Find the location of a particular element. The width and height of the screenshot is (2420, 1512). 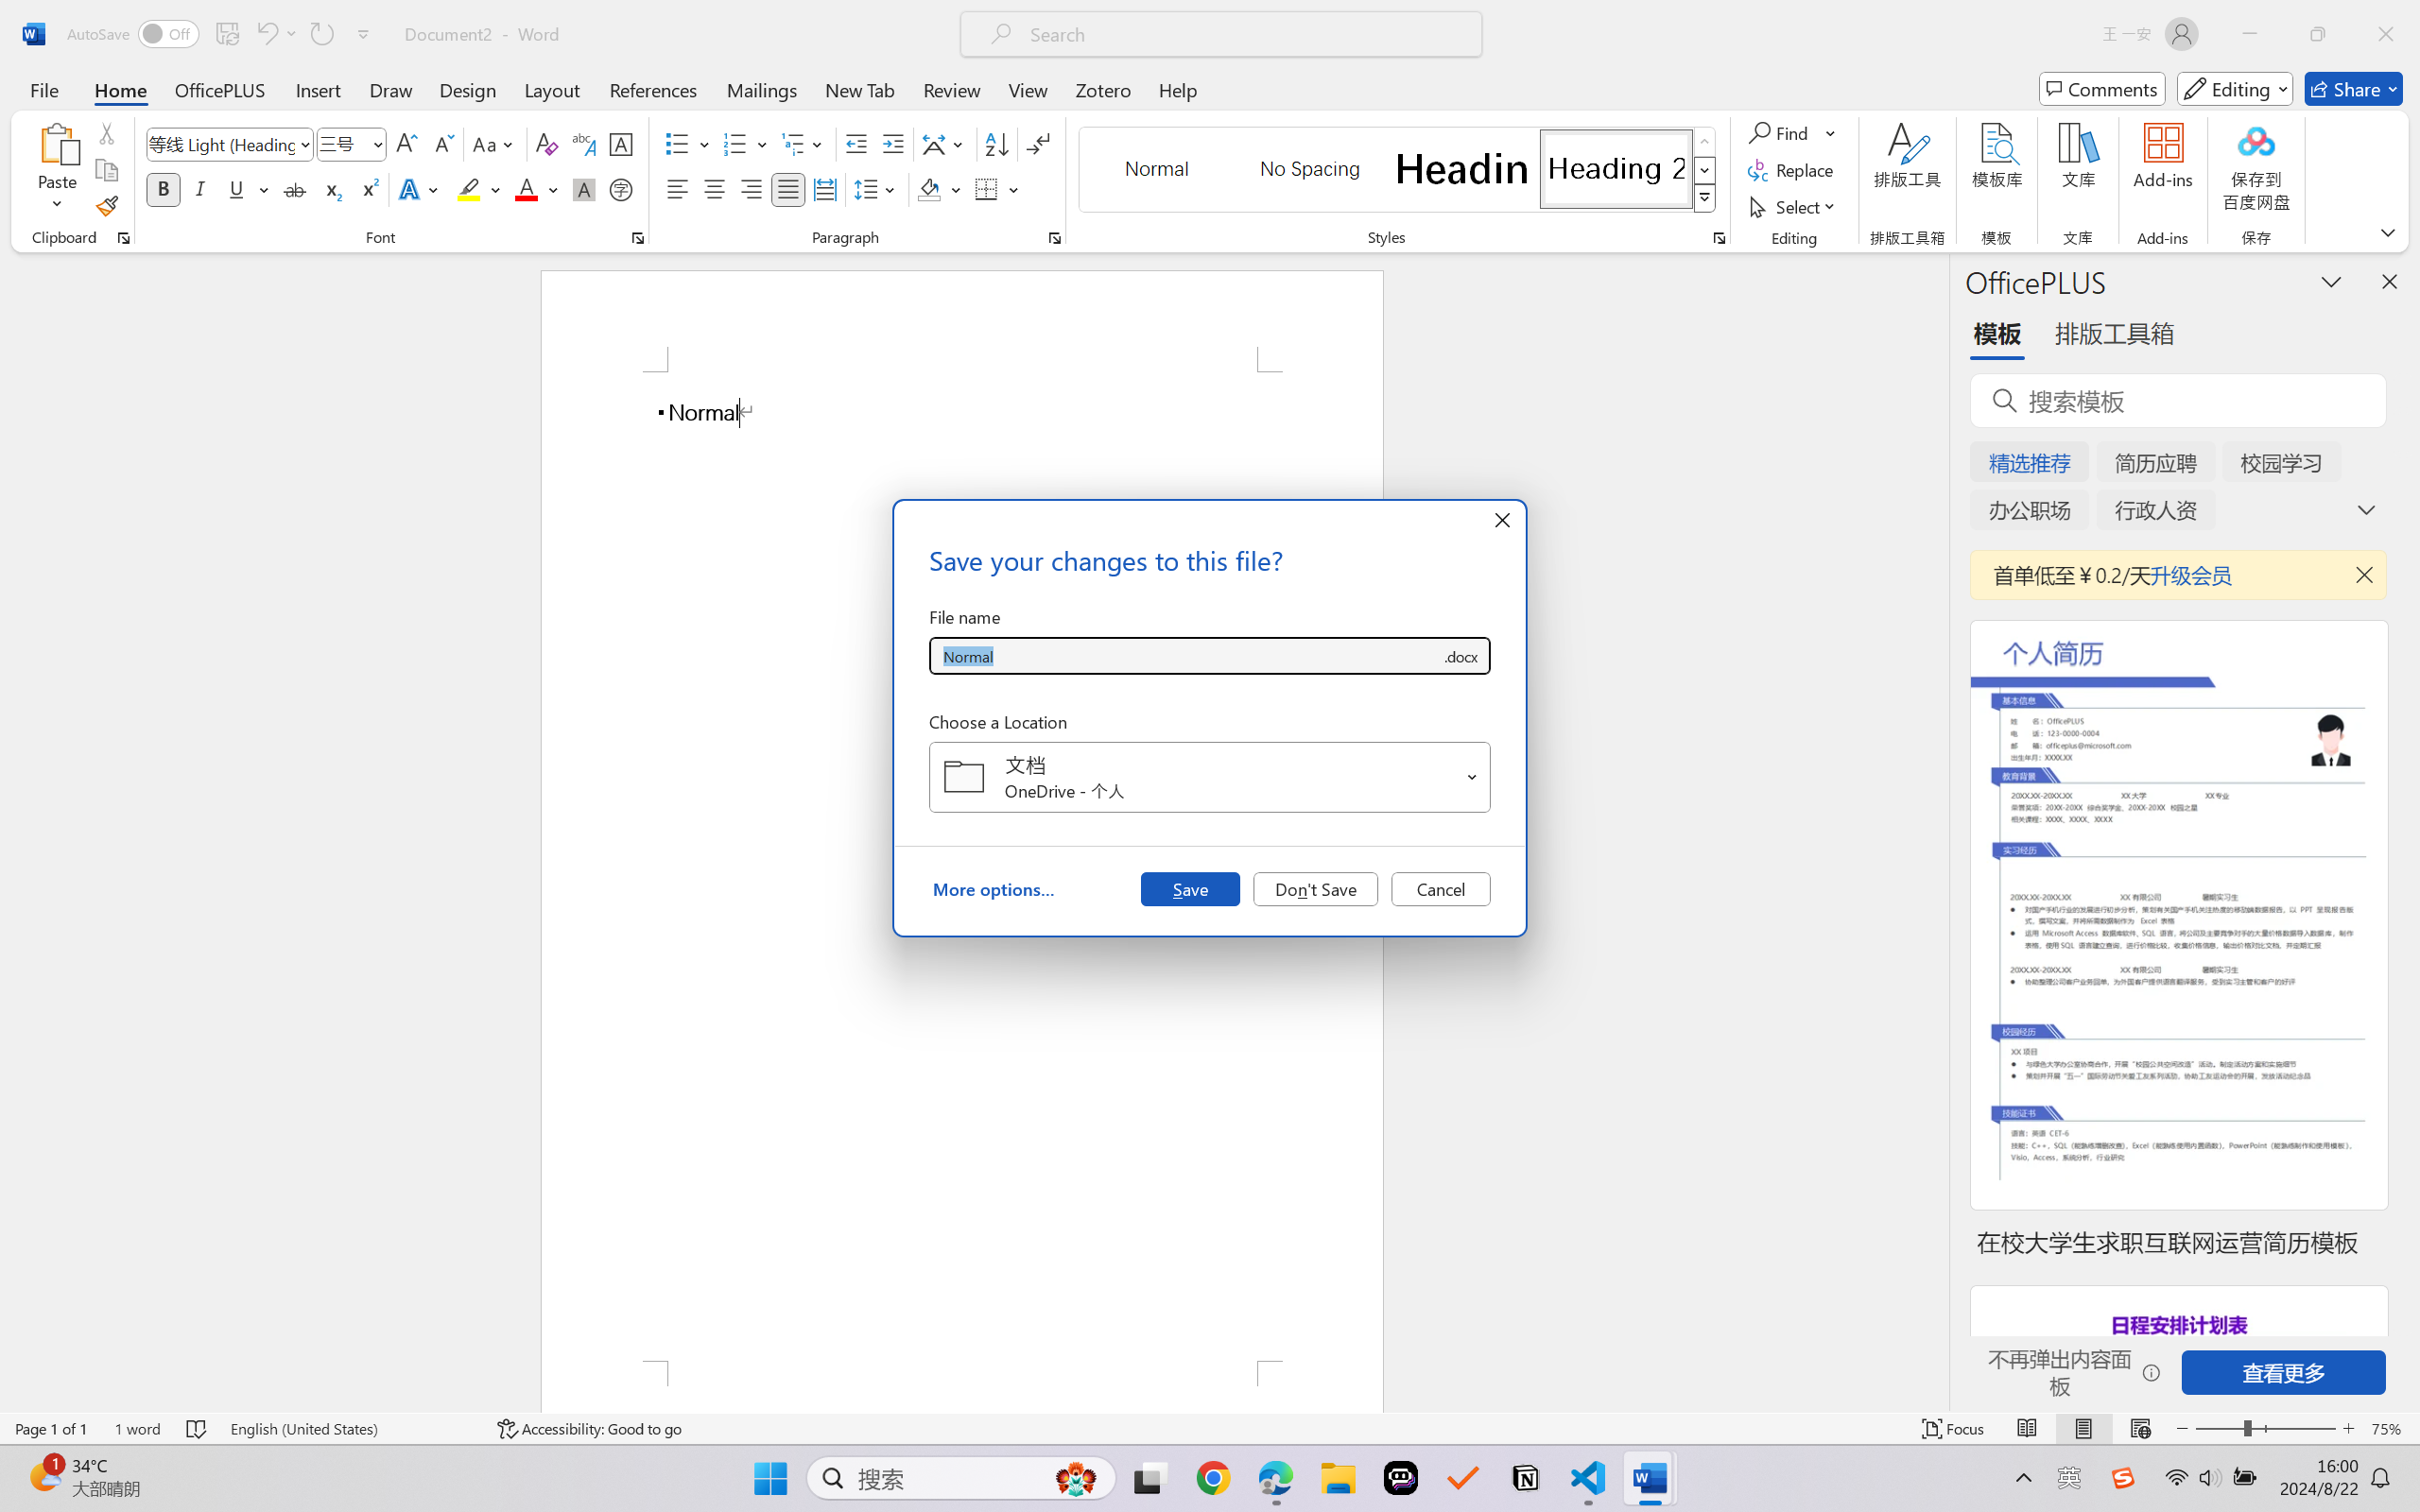

'Paste' is located at coordinates (57, 170).